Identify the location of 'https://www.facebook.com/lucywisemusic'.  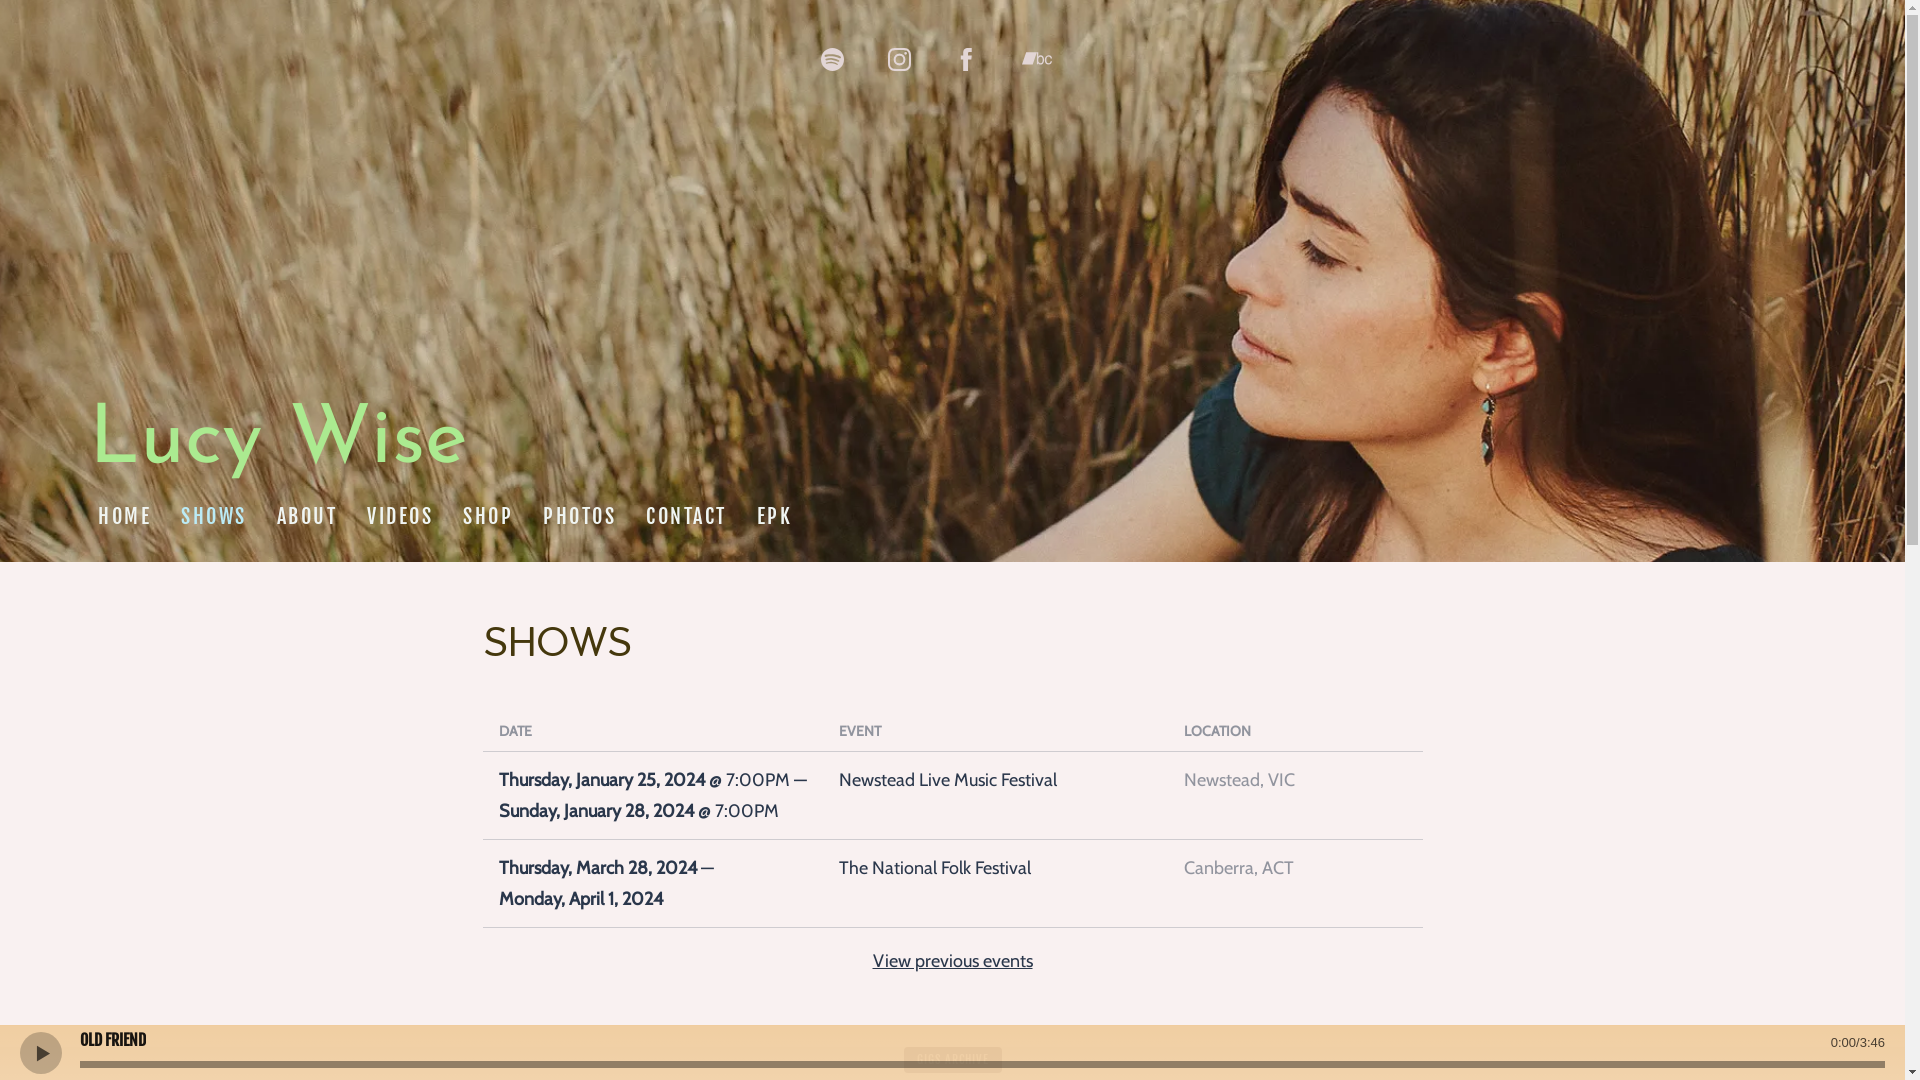
(966, 58).